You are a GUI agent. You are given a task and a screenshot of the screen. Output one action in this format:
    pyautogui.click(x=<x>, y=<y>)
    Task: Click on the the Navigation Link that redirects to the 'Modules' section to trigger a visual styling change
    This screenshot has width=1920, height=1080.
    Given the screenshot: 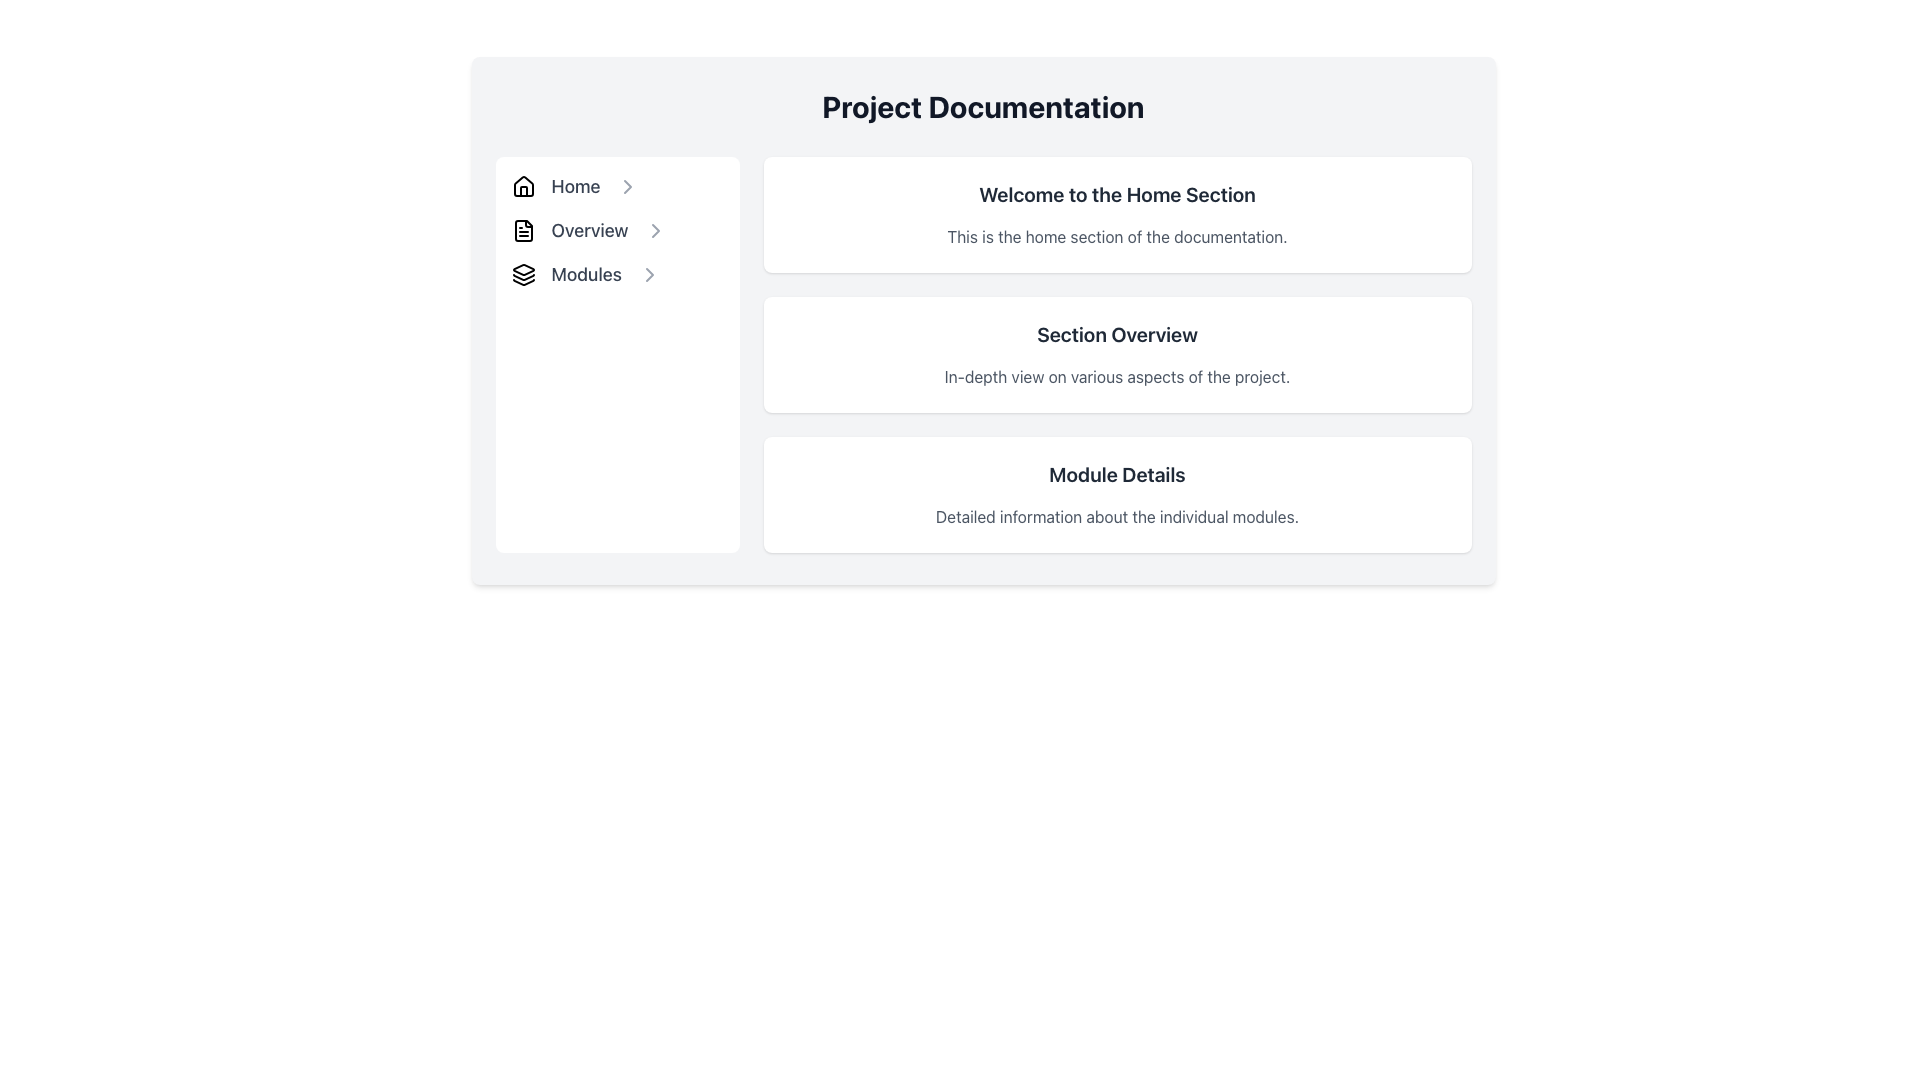 What is the action you would take?
    pyautogui.click(x=616, y=274)
    